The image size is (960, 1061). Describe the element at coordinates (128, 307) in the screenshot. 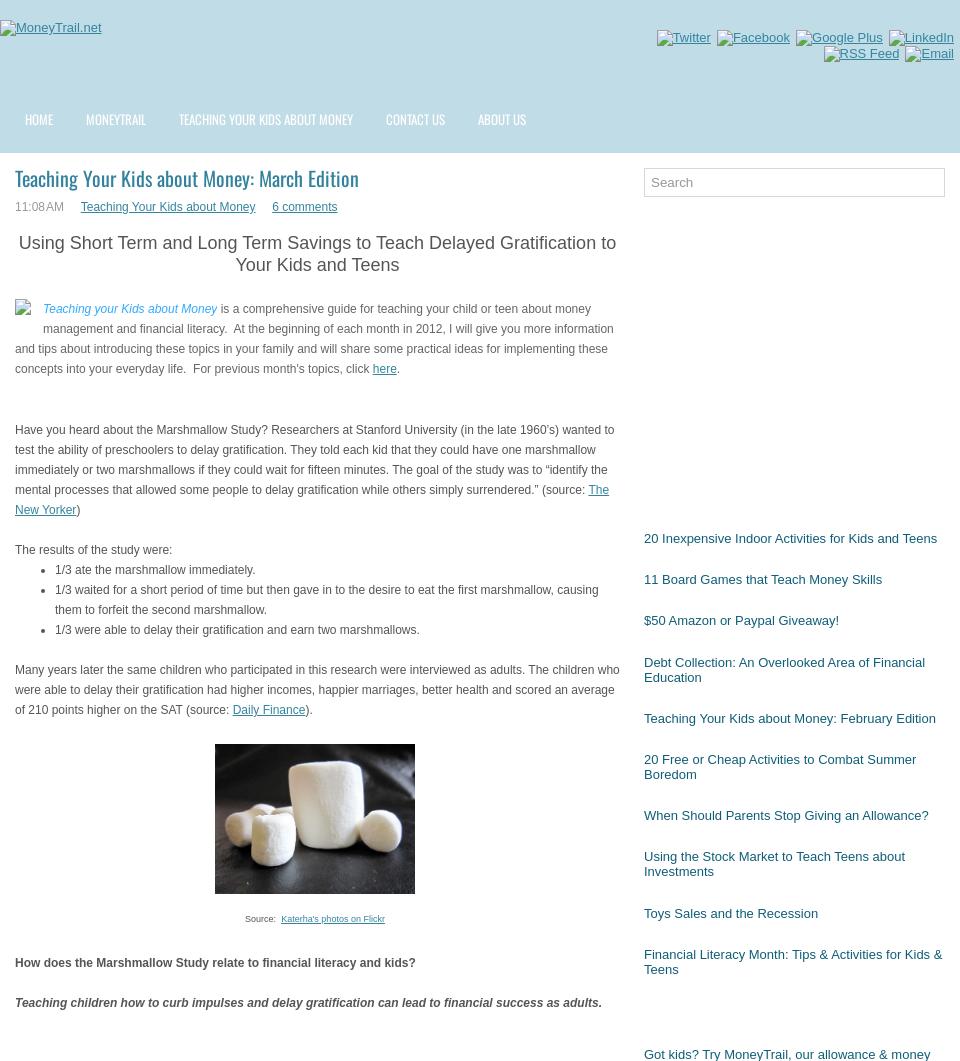

I see `'Teaching your Kids about Money'` at that location.